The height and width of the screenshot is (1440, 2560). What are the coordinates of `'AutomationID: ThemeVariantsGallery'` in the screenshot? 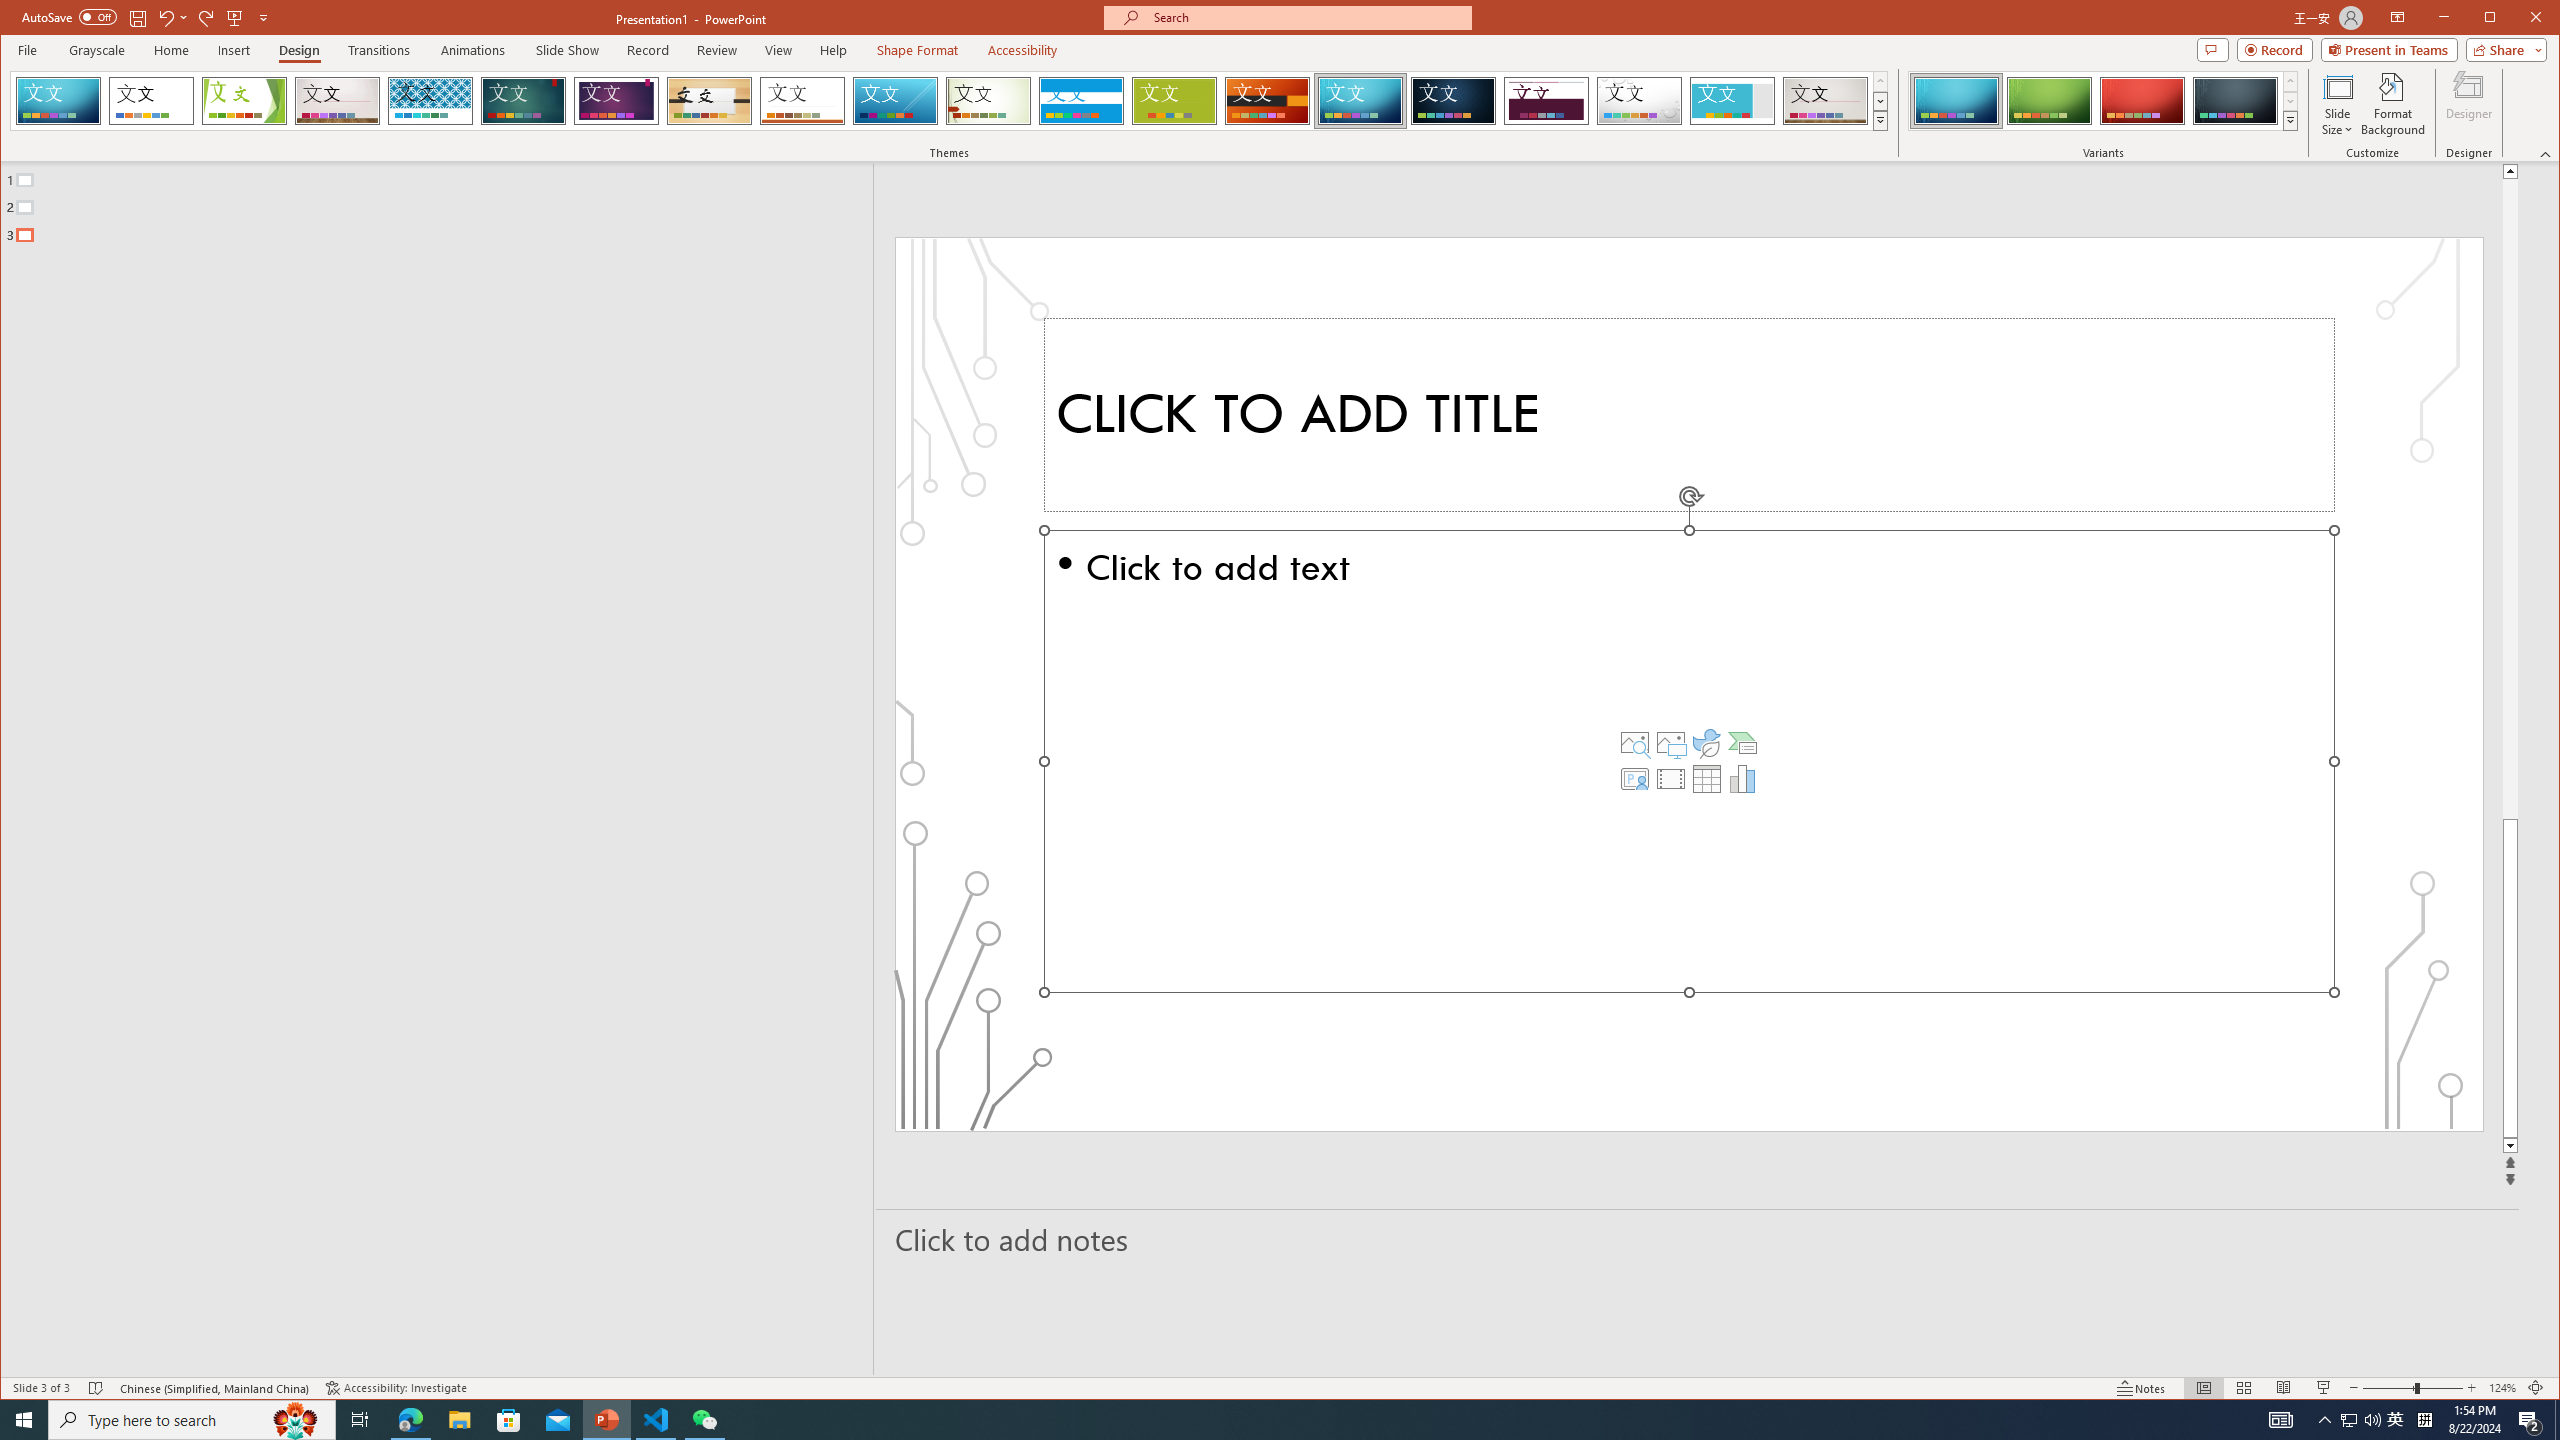 It's located at (2103, 99).